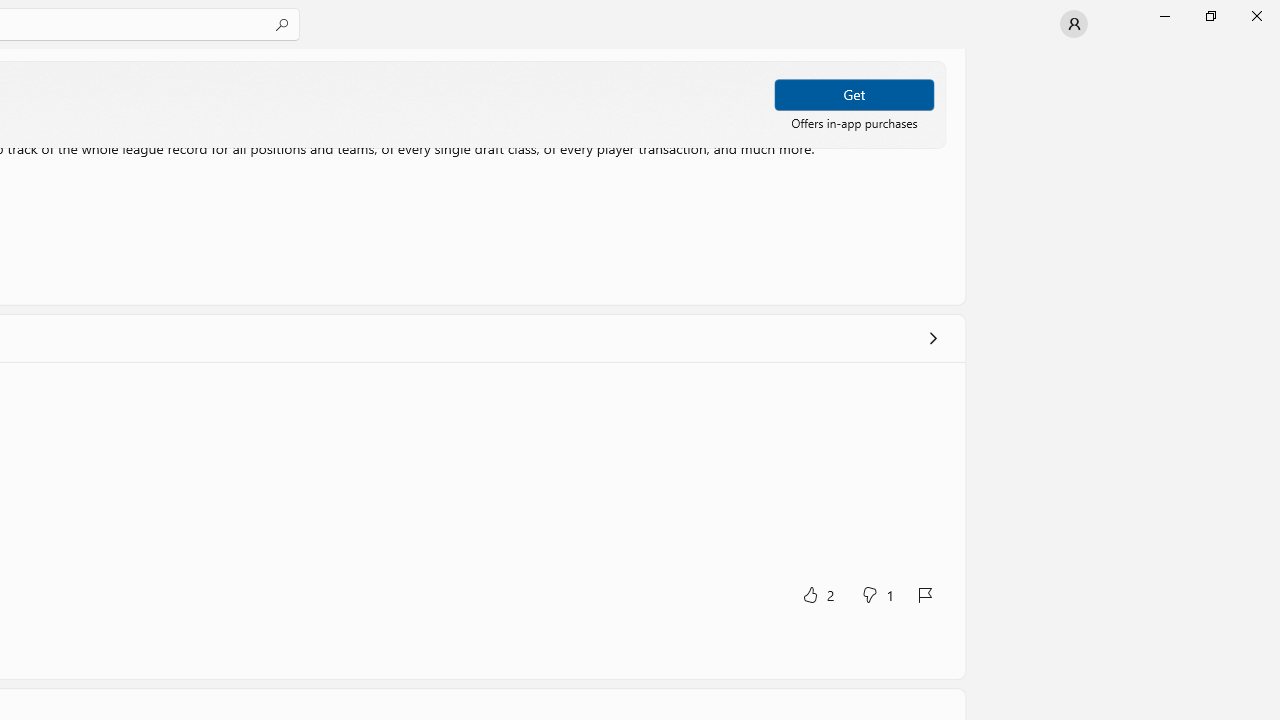  What do you see at coordinates (1255, 15) in the screenshot?
I see `'Close Microsoft Store'` at bounding box center [1255, 15].